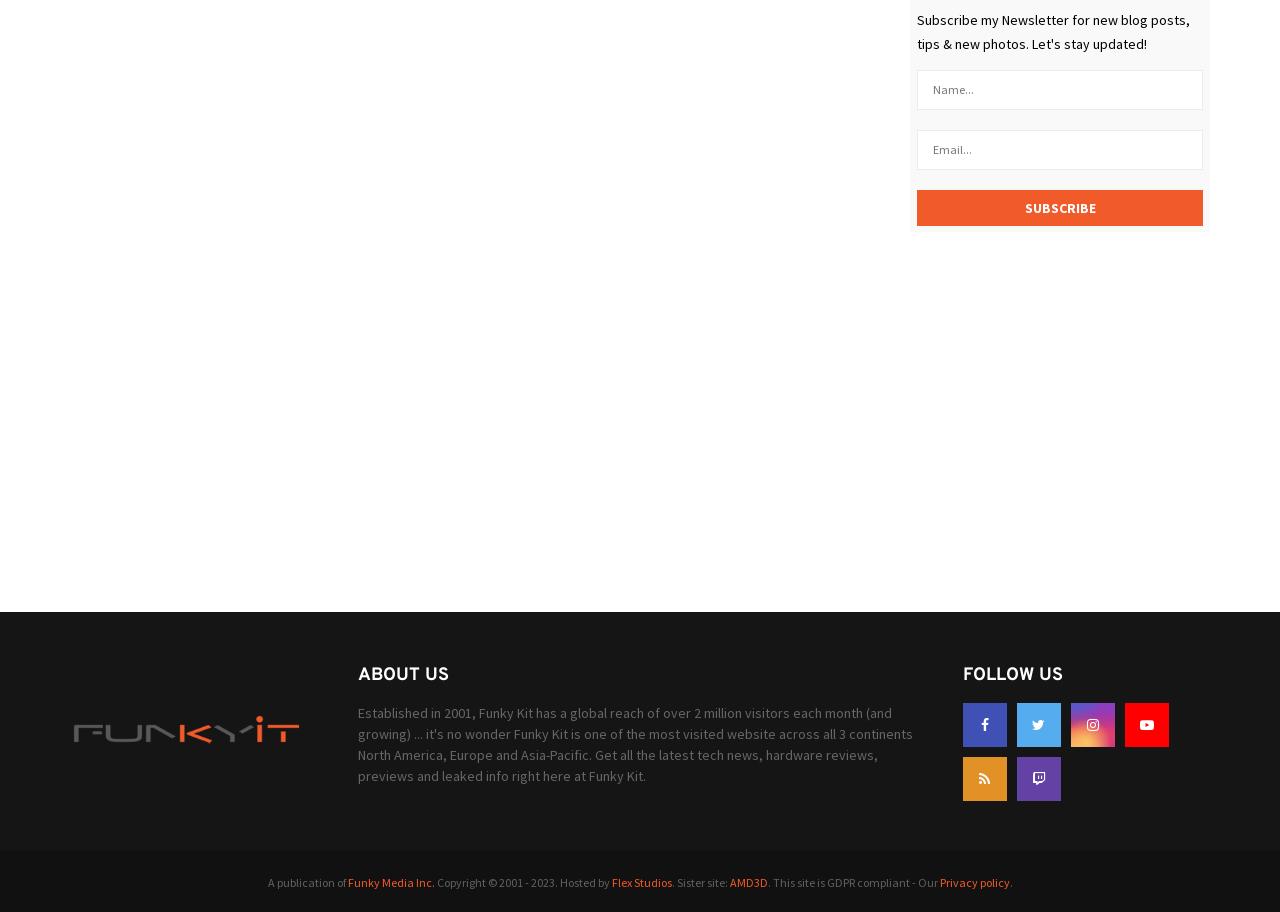 This screenshot has height=912, width=1280. What do you see at coordinates (1011, 673) in the screenshot?
I see `'Follow us'` at bounding box center [1011, 673].